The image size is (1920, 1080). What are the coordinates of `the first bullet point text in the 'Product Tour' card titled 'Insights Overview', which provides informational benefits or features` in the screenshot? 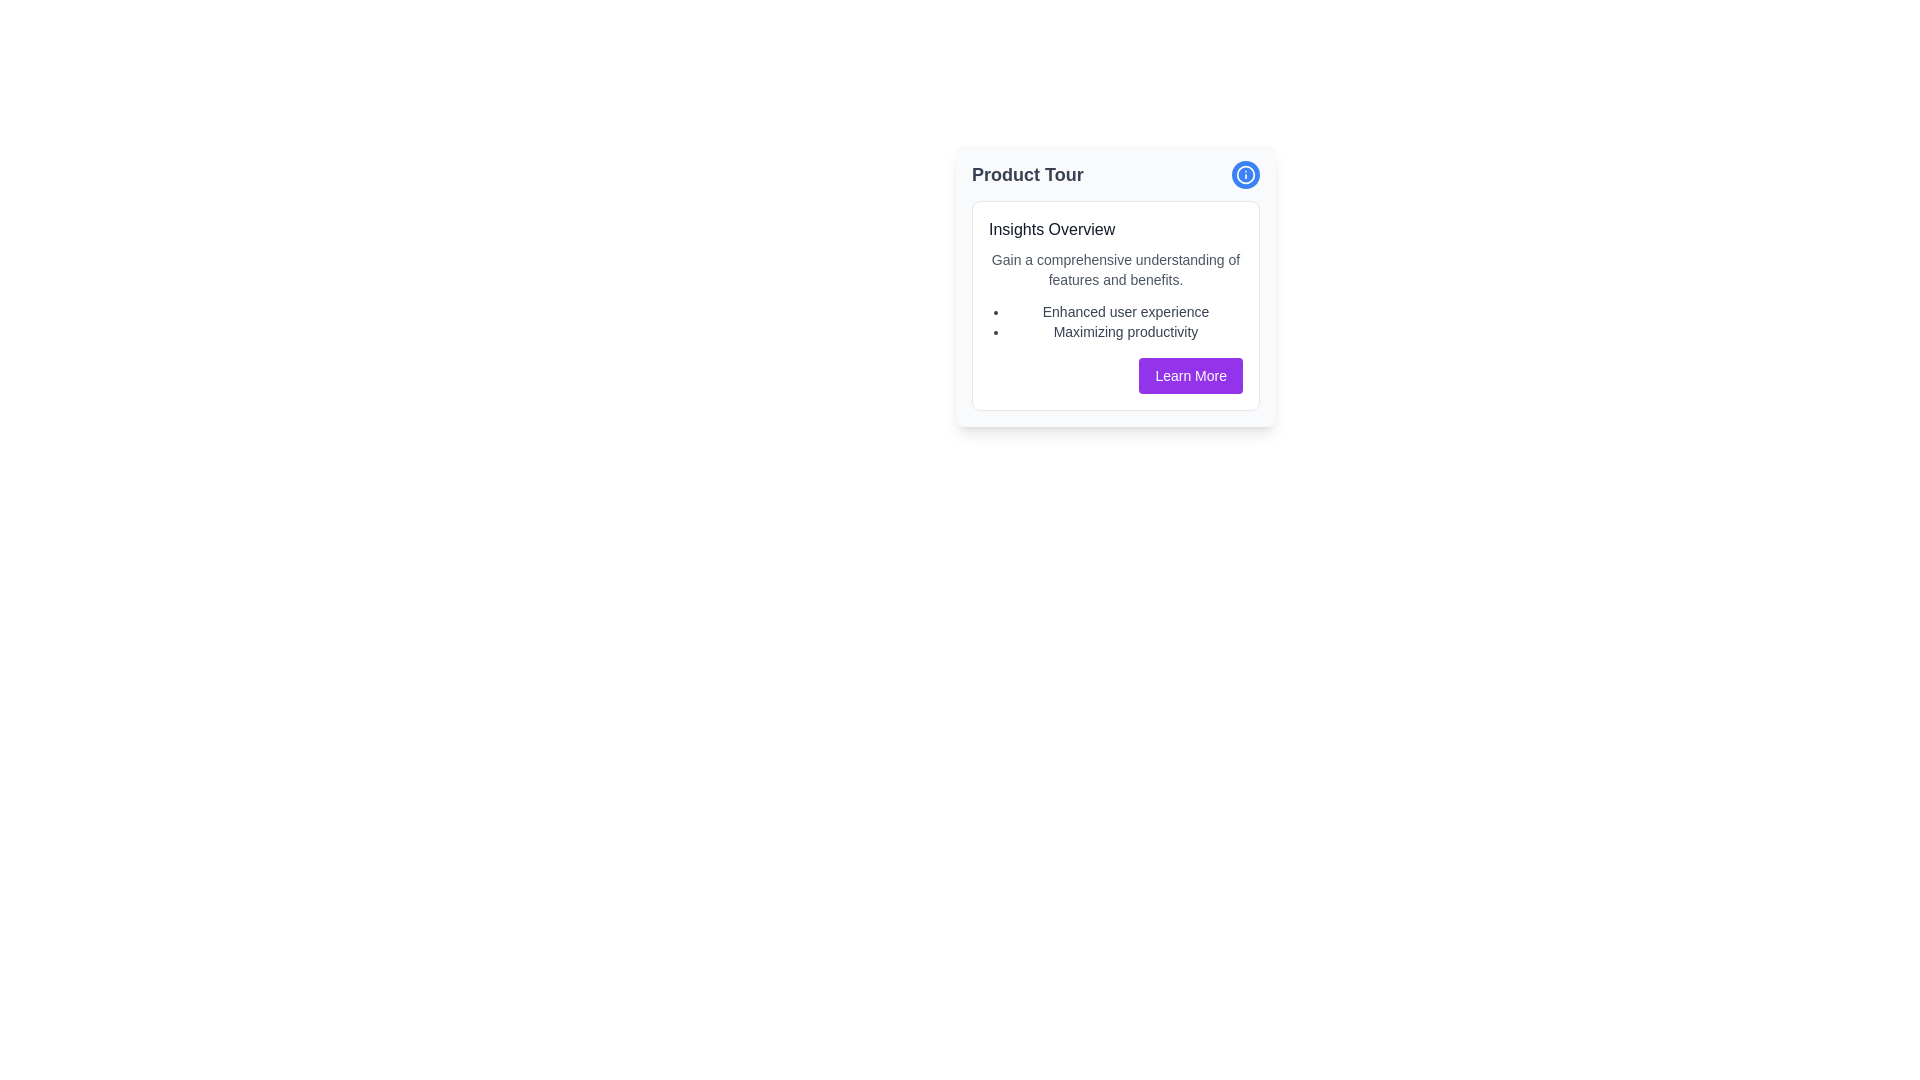 It's located at (1126, 312).